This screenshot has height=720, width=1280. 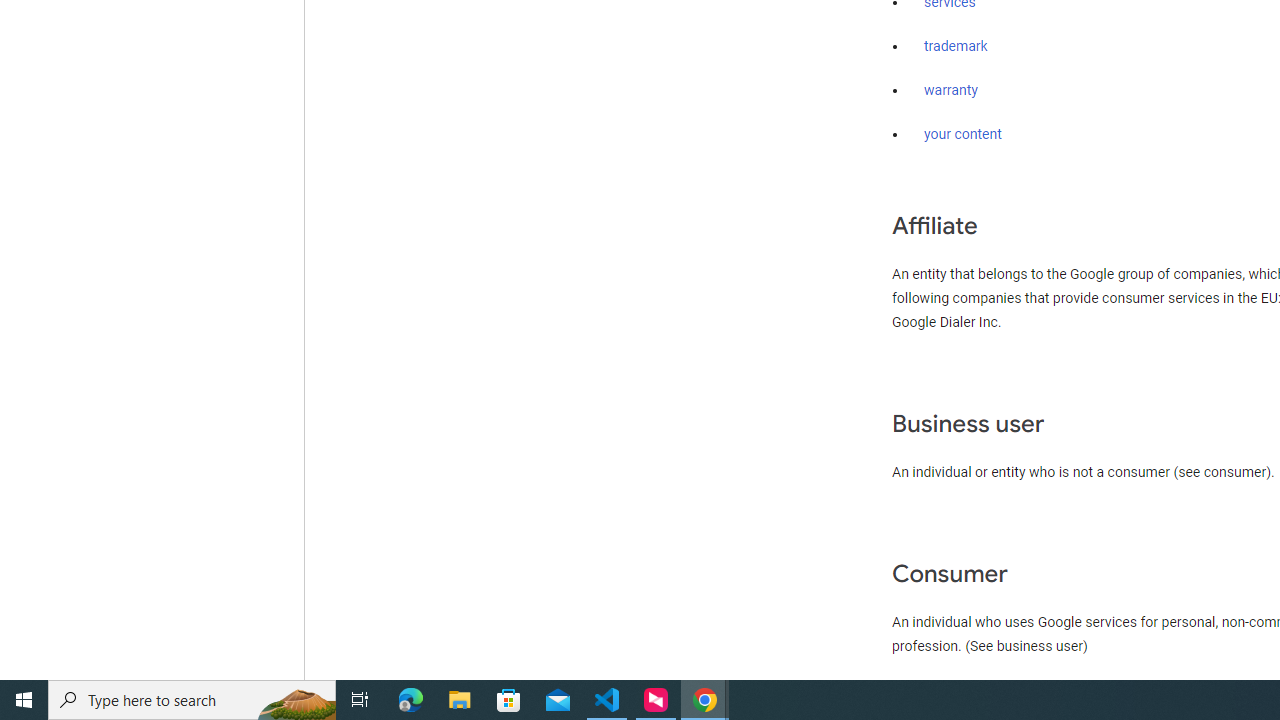 I want to click on 'your content', so click(x=963, y=135).